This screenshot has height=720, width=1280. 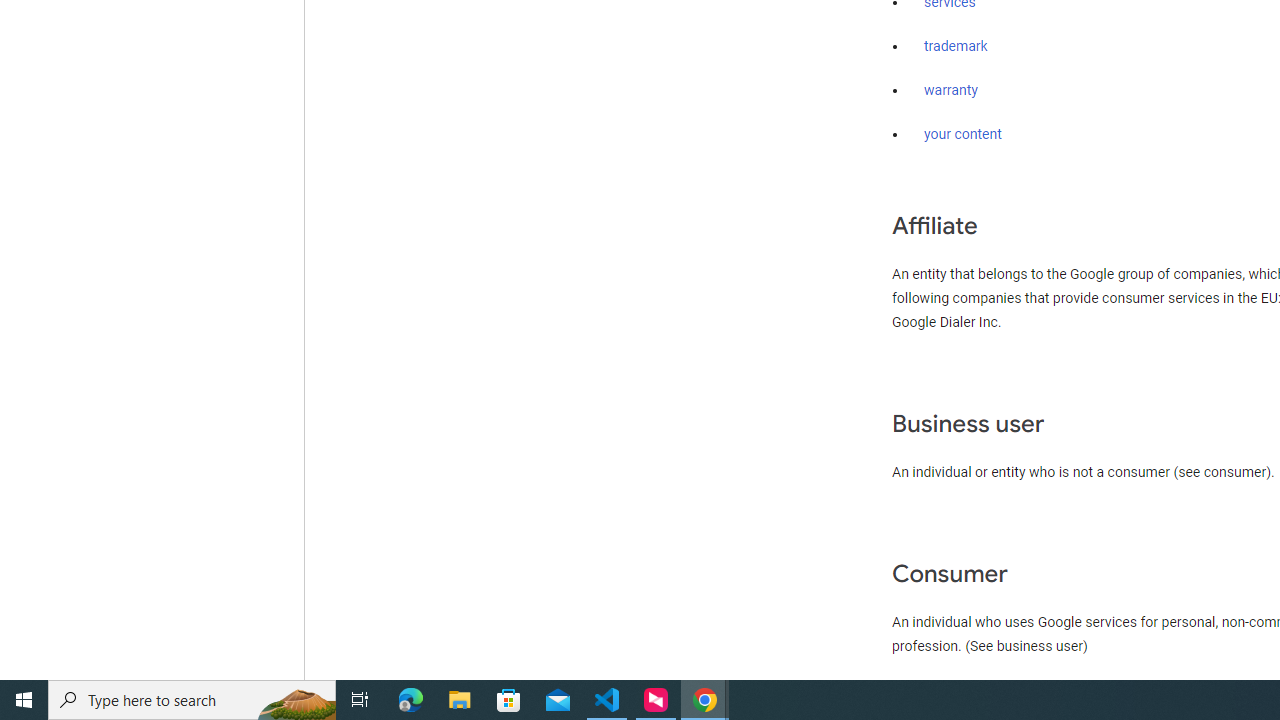 I want to click on 'your content', so click(x=963, y=135).